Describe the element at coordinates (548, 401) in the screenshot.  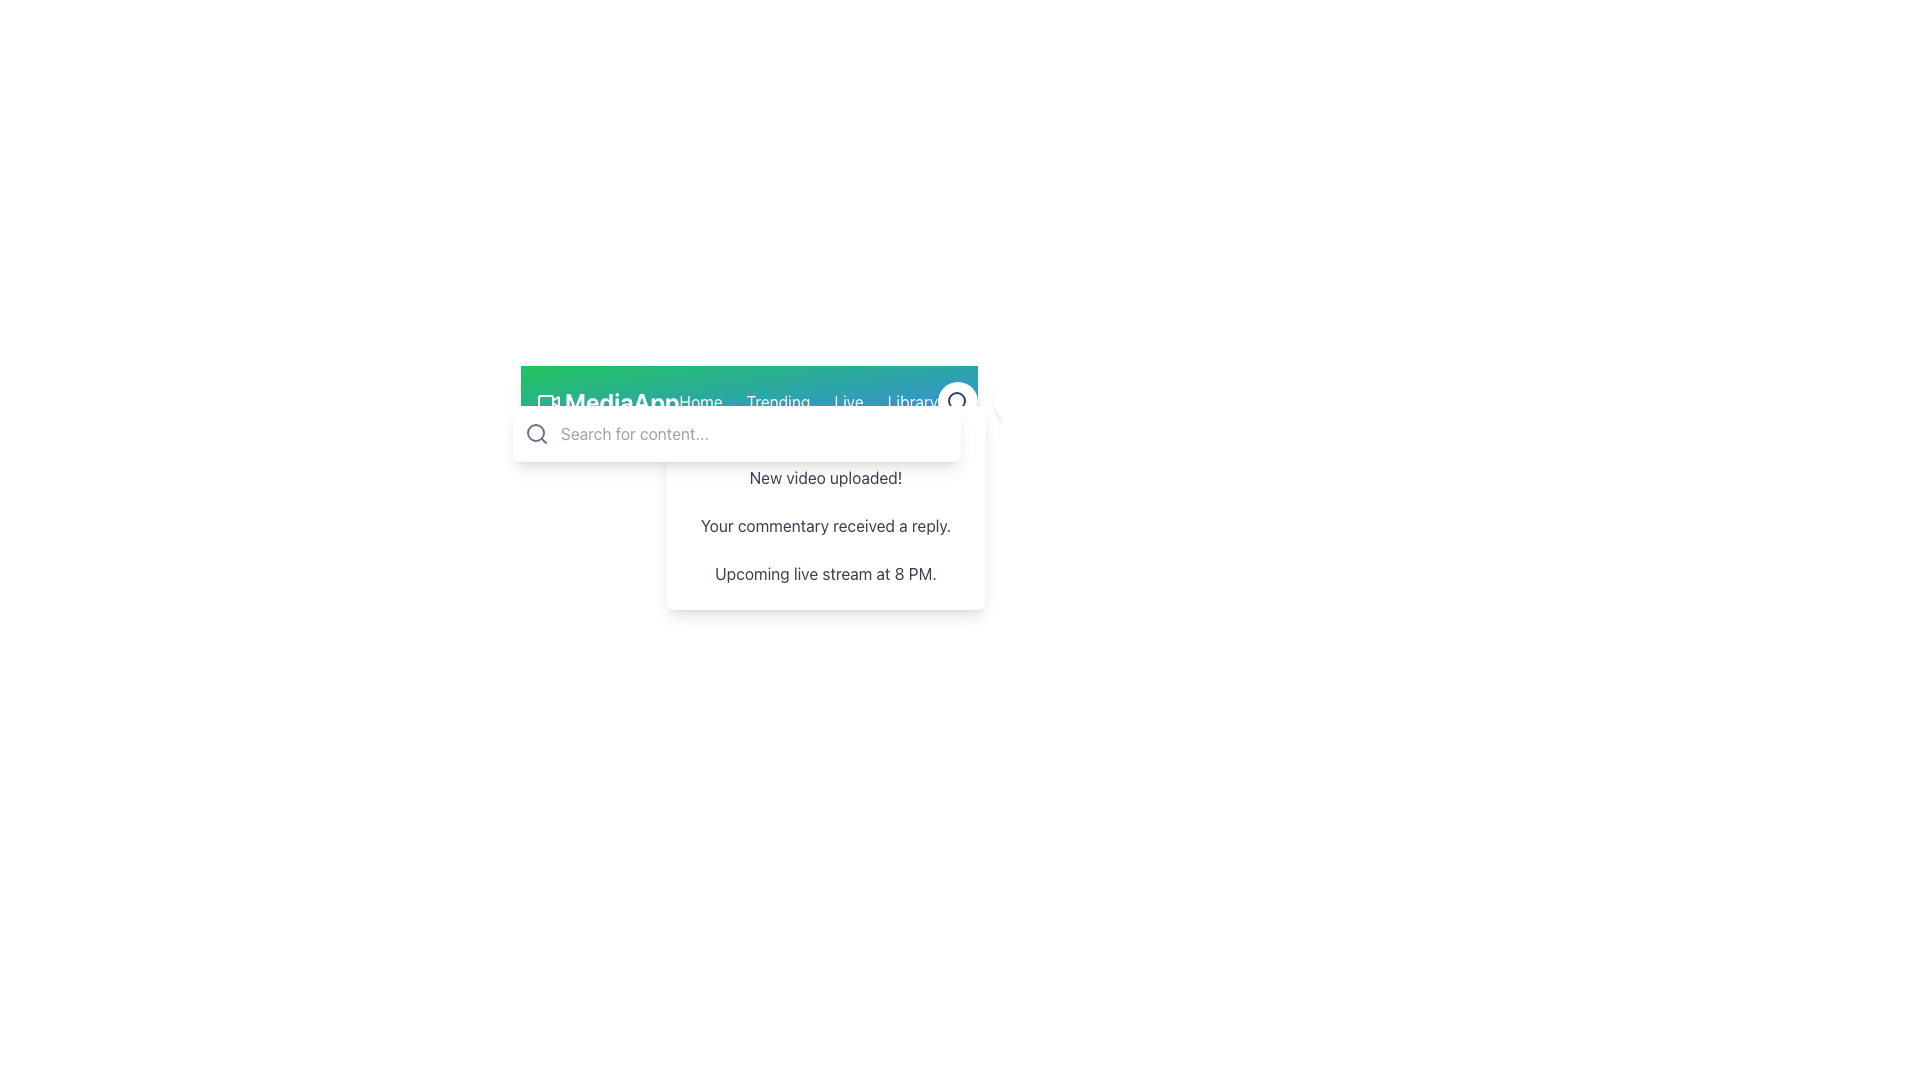
I see `the video-related icon located to the left of the 'MediaApp' text in the top navigation area` at that location.